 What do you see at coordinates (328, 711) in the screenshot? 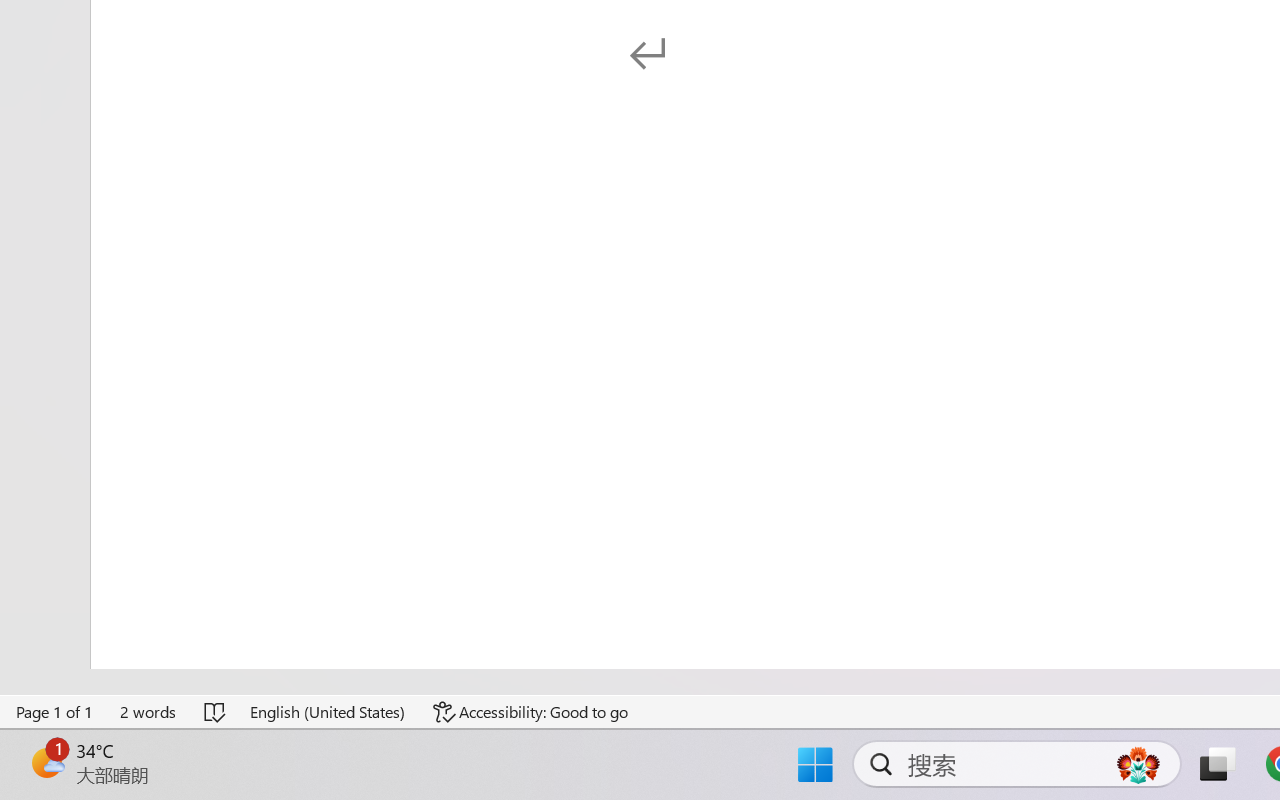
I see `'Language English (United States)'` at bounding box center [328, 711].